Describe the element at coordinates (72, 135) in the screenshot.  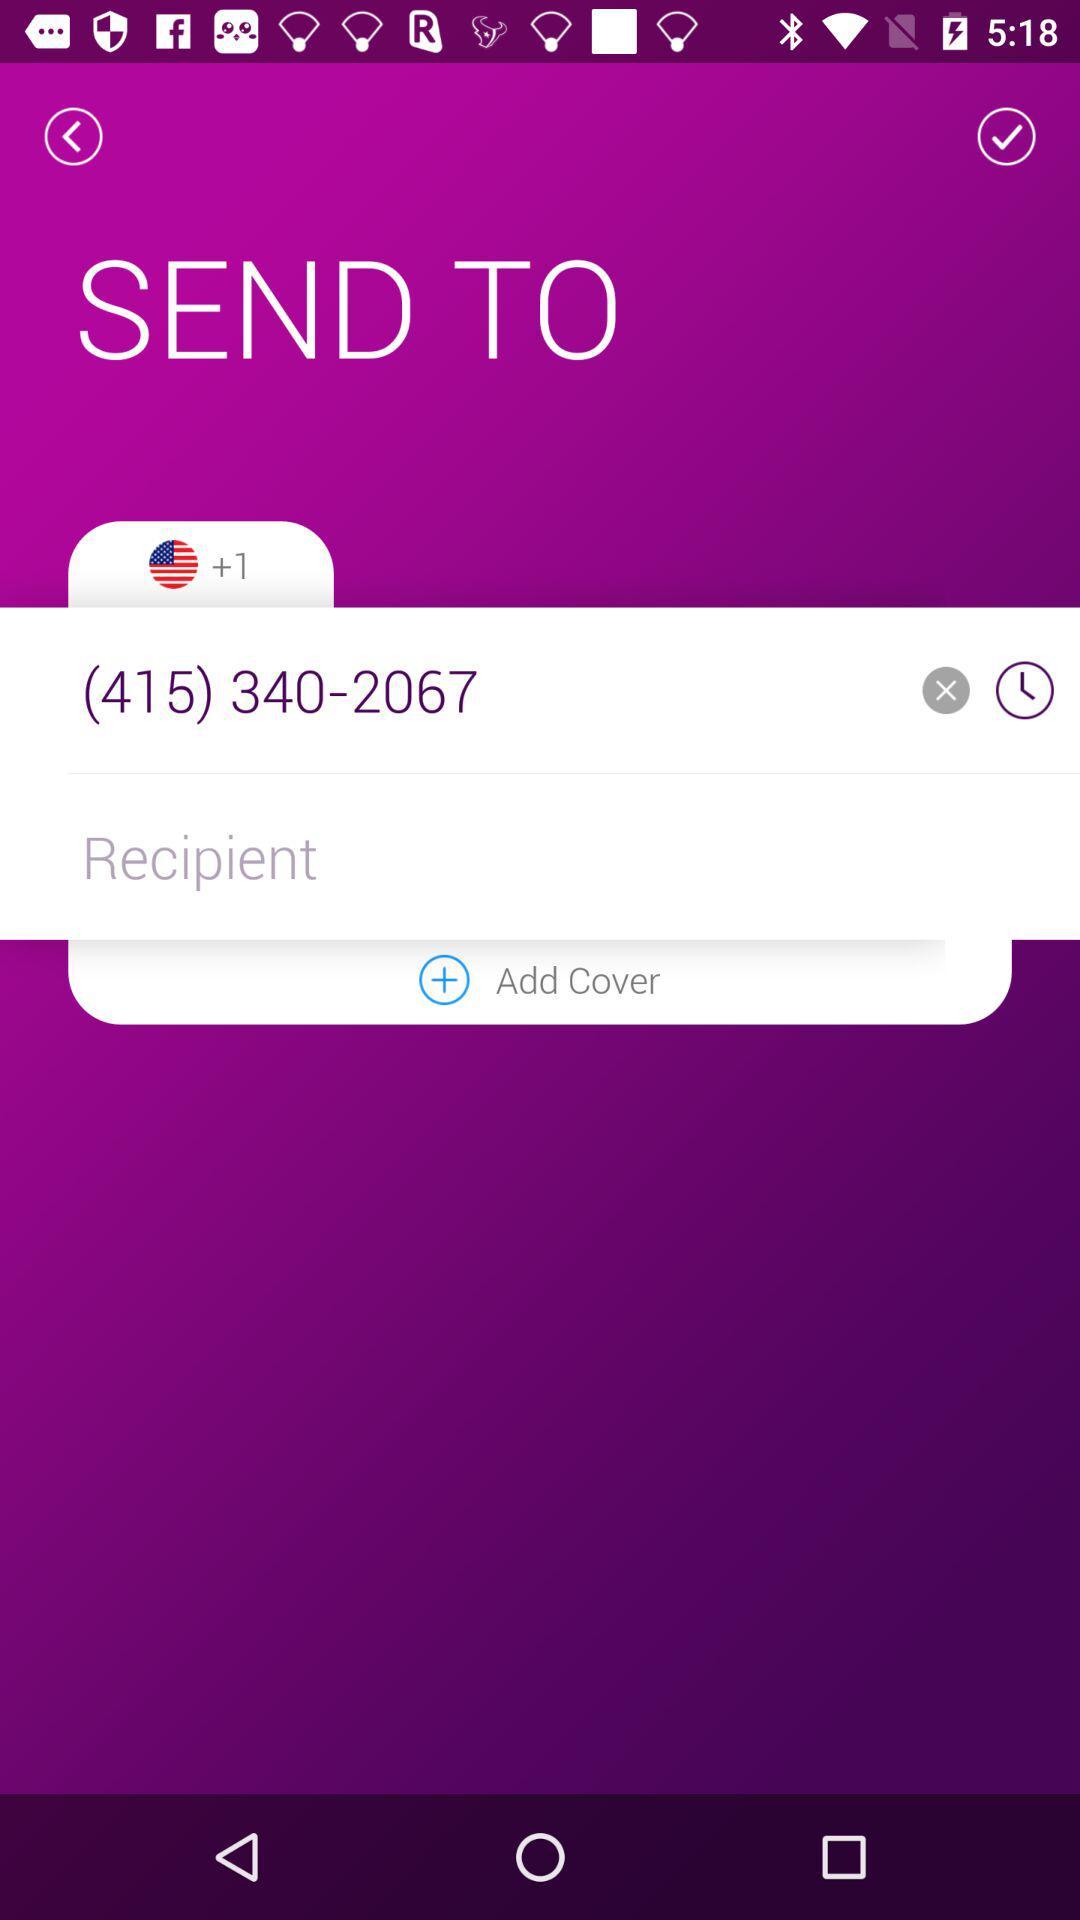
I see `the arrow_backward icon` at that location.